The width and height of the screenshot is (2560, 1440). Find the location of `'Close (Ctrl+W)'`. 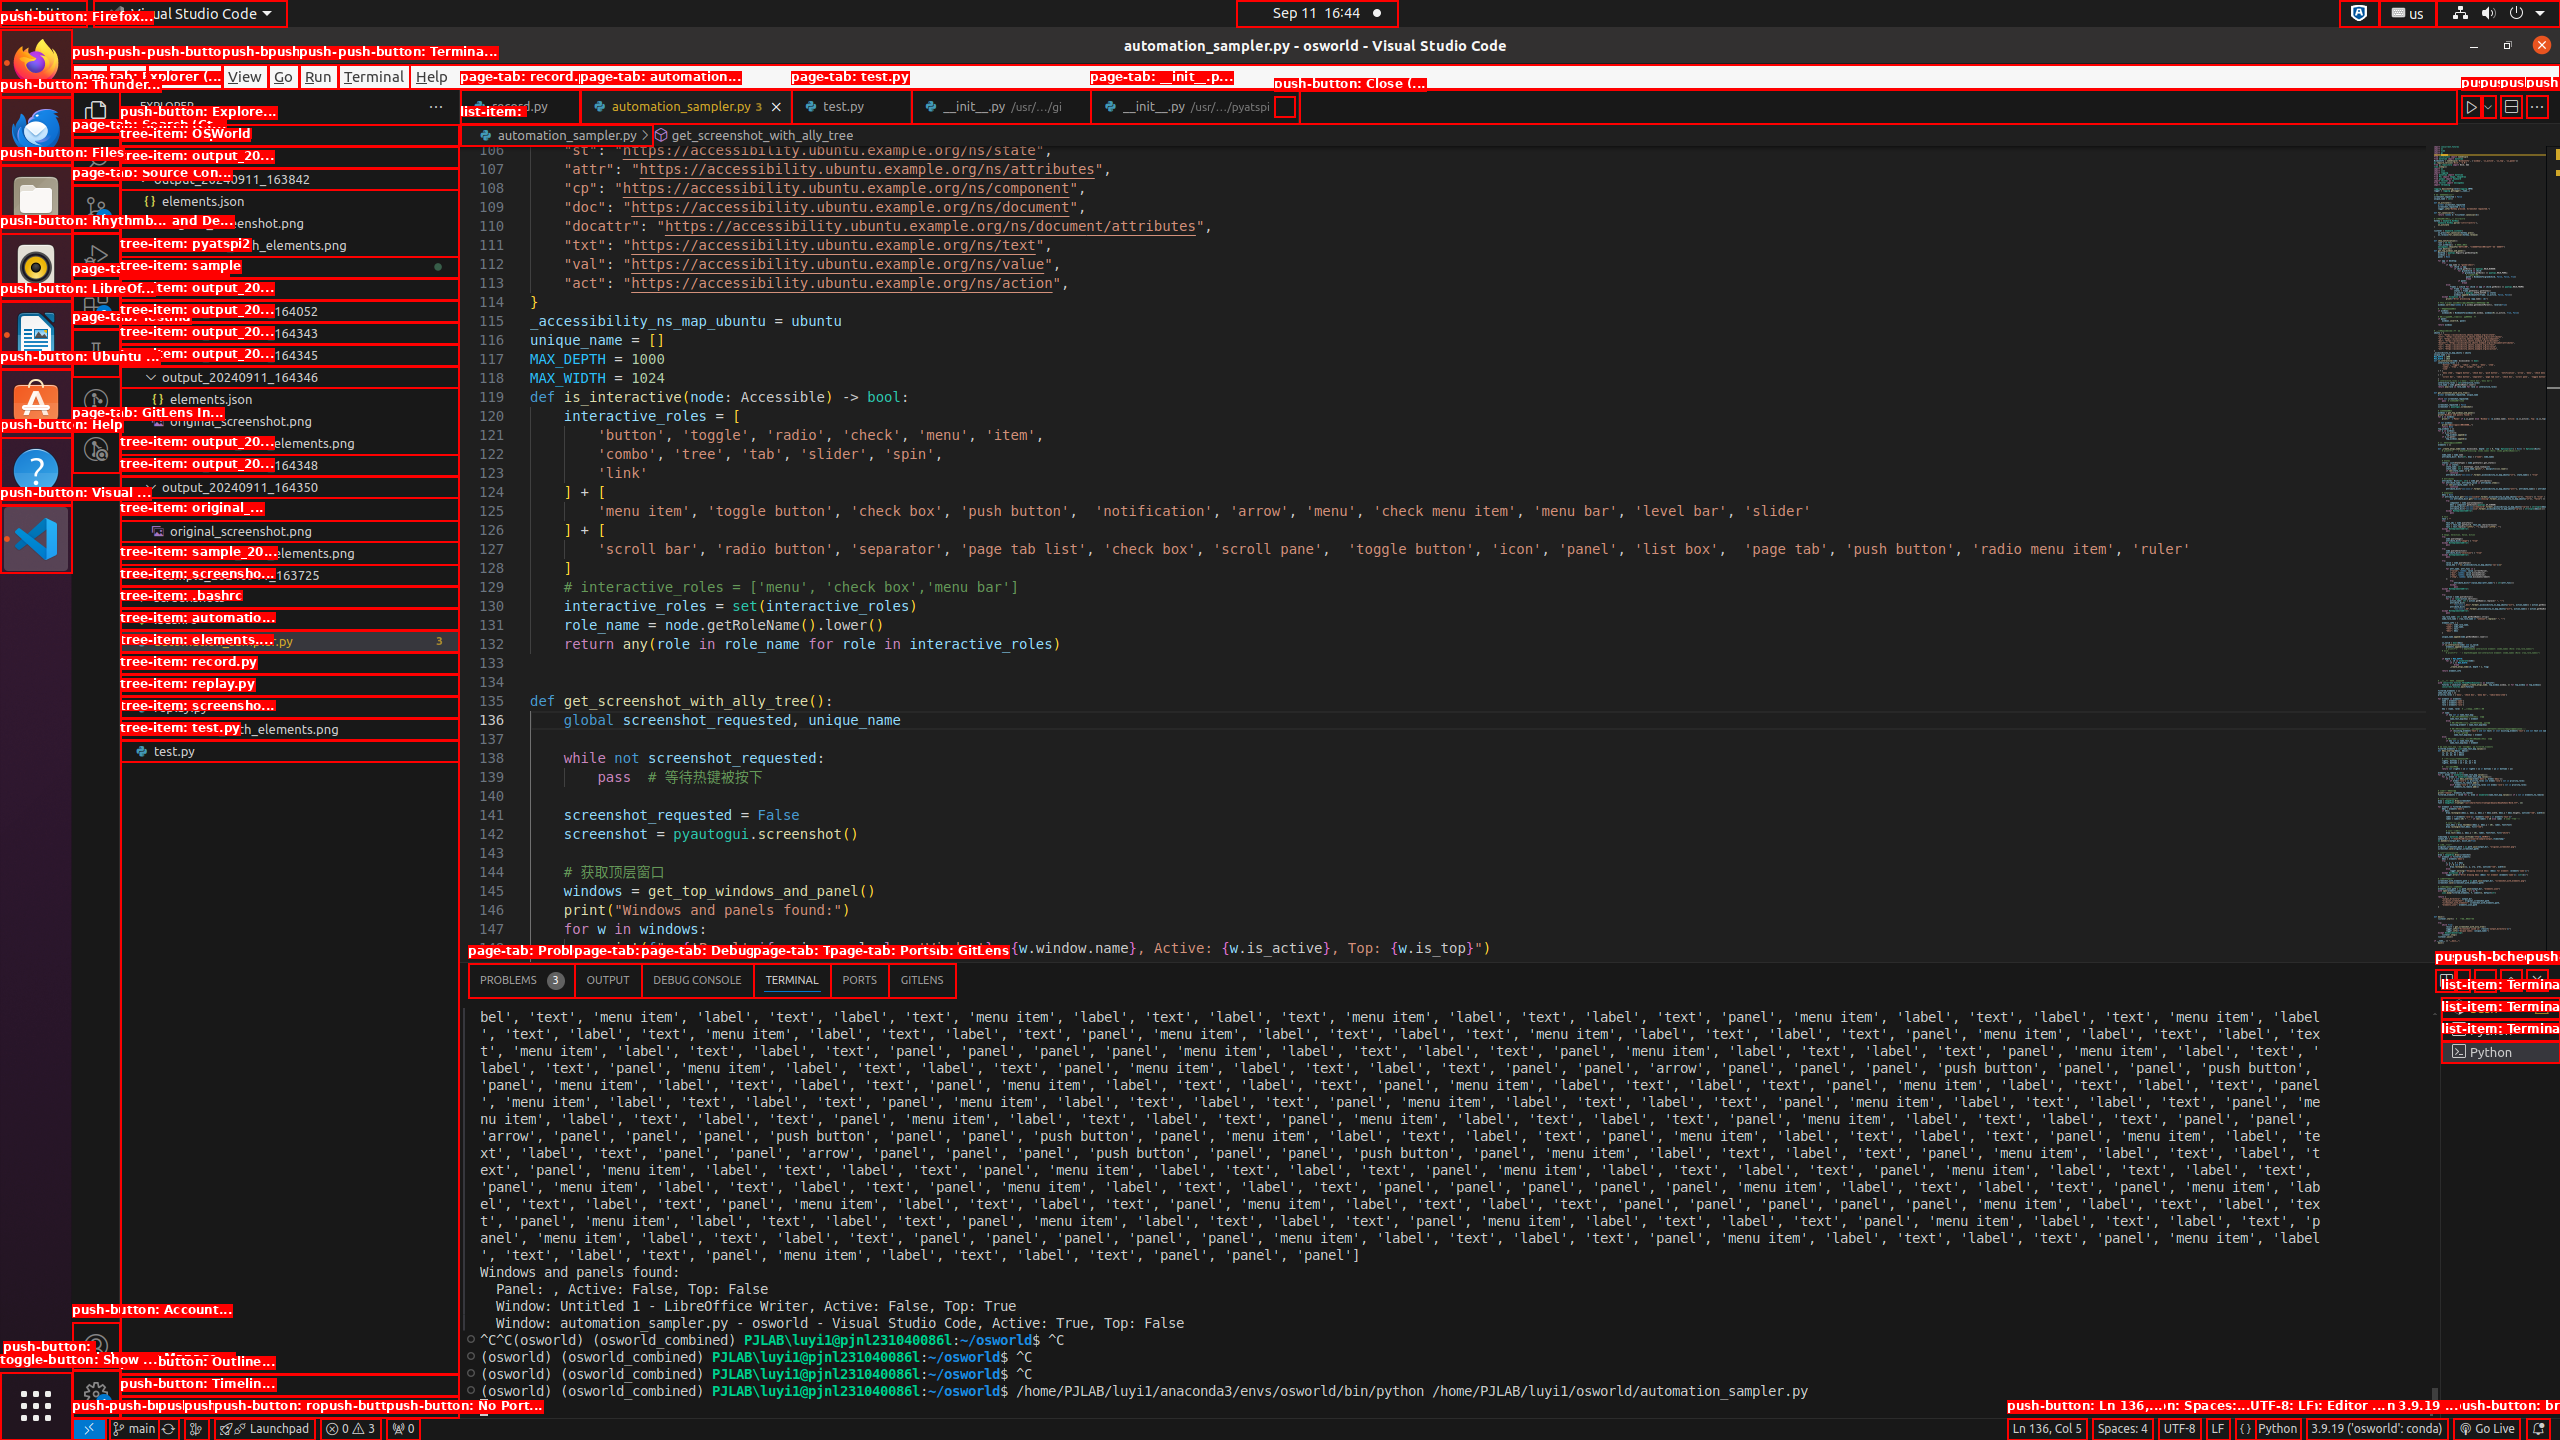

'Close (Ctrl+W)' is located at coordinates (1284, 106).